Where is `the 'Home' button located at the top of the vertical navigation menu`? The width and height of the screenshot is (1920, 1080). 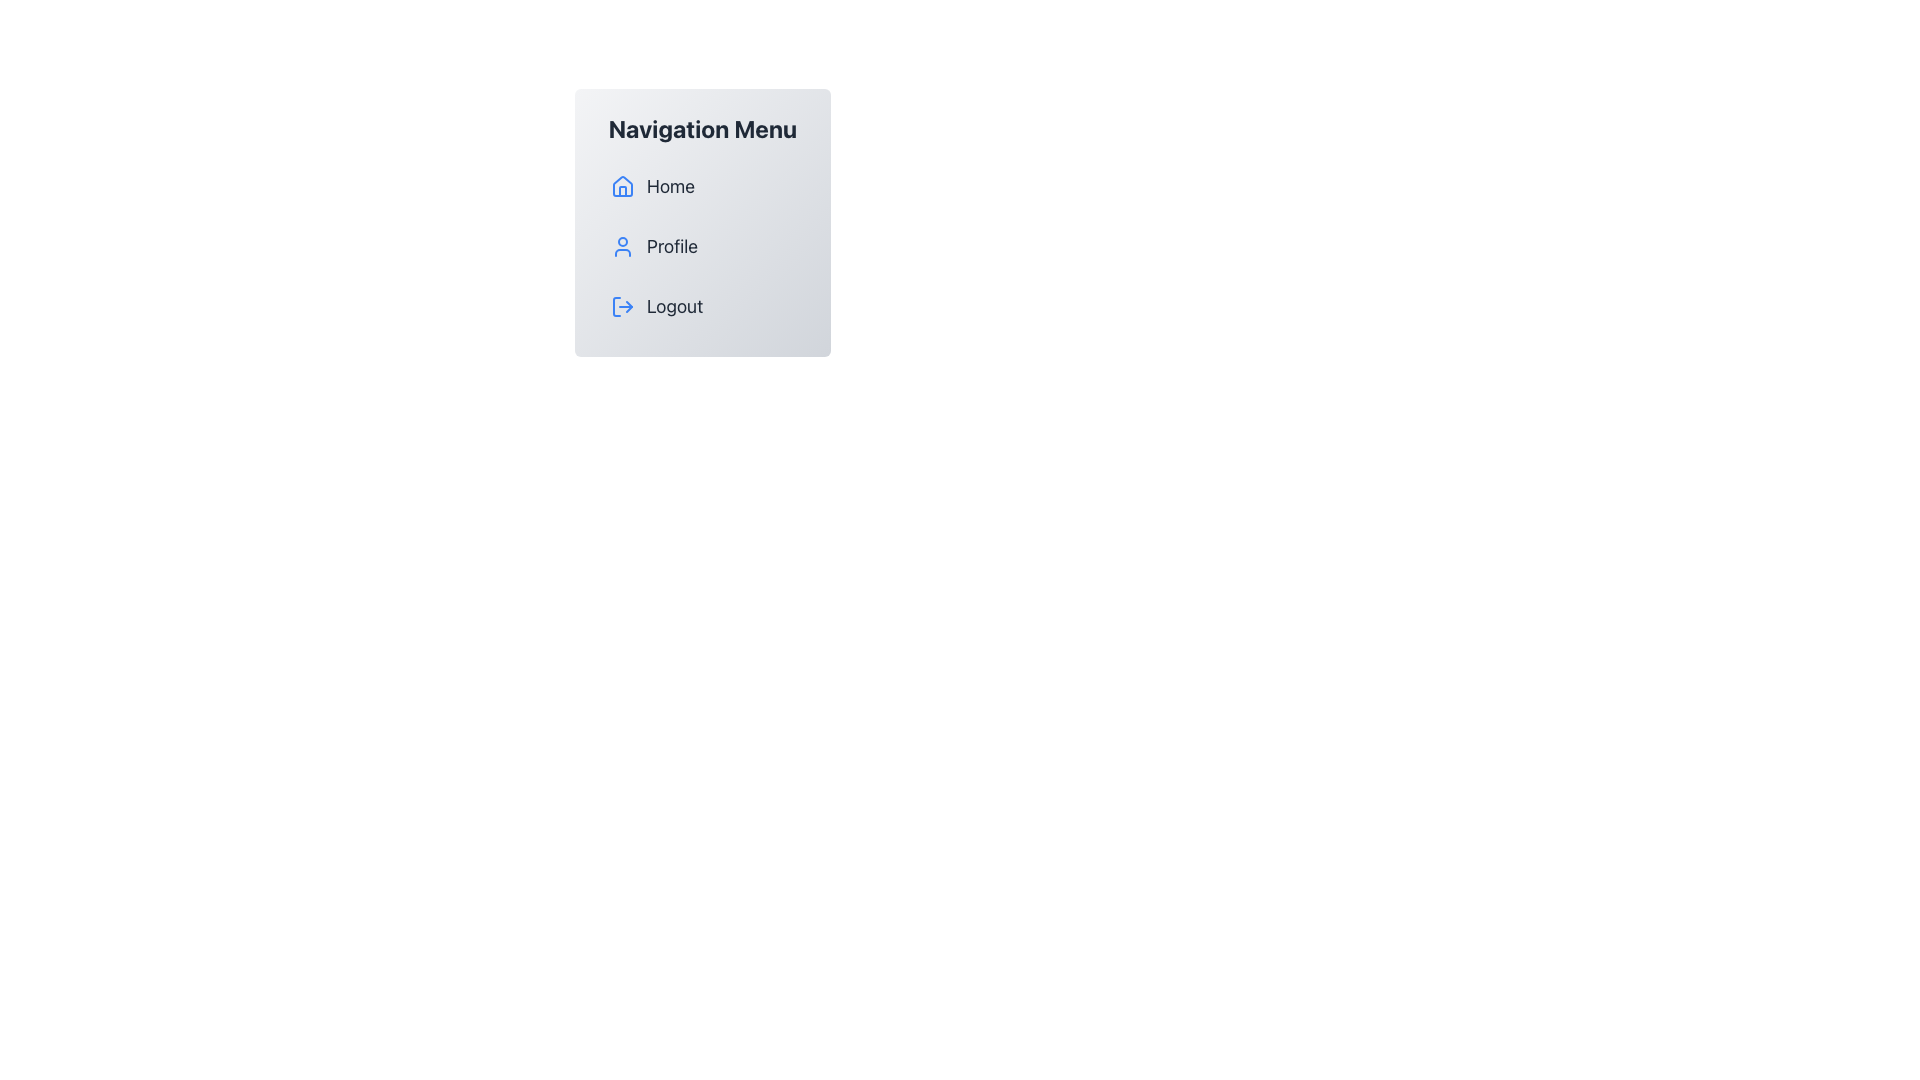 the 'Home' button located at the top of the vertical navigation menu is located at coordinates (702, 186).